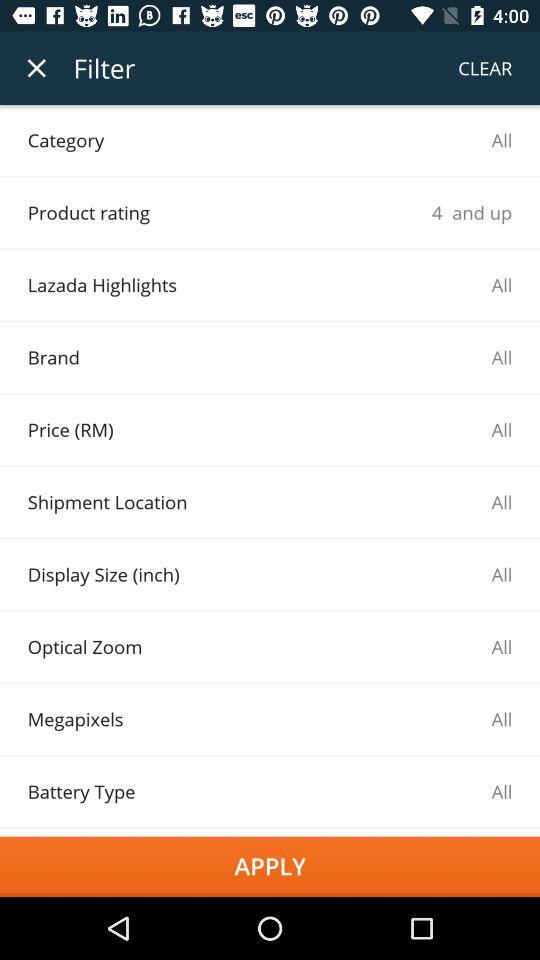  Describe the element at coordinates (36, 68) in the screenshot. I see `the item to the left of the filter item` at that location.